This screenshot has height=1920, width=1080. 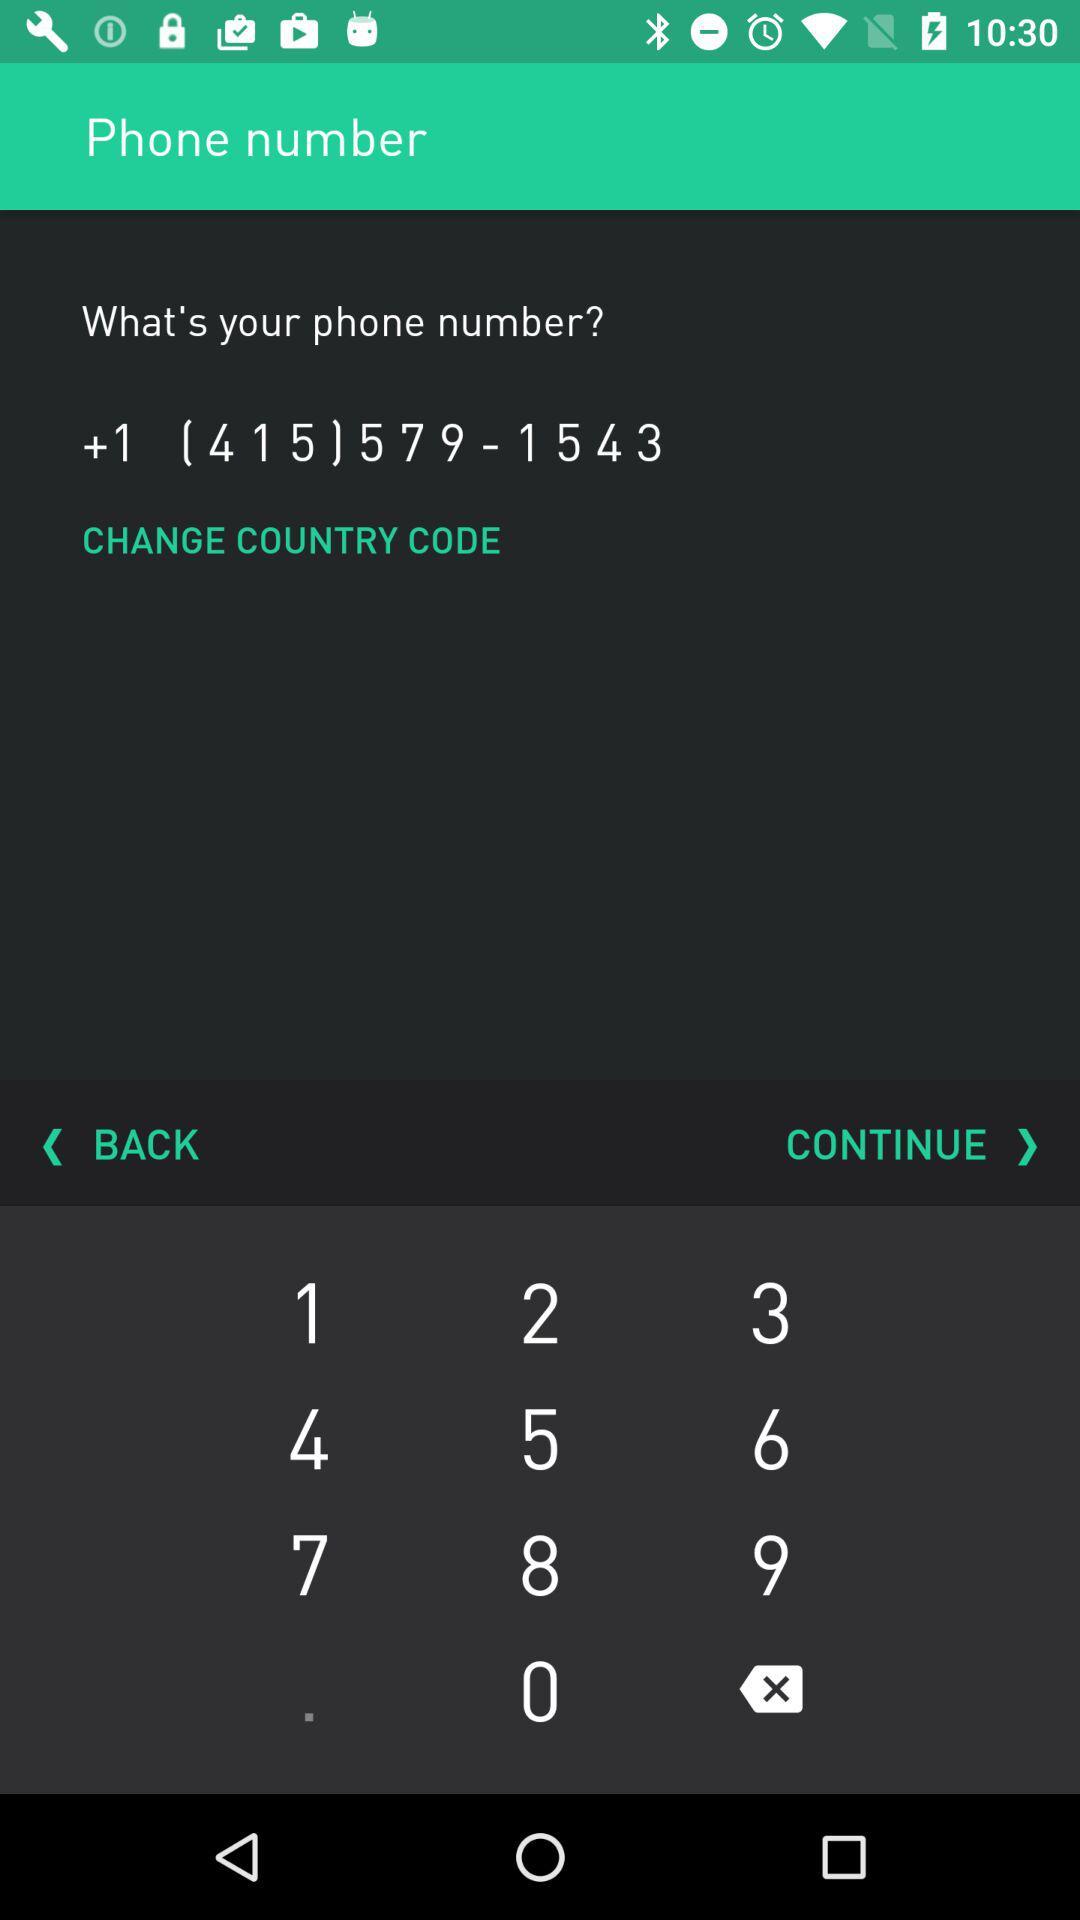 I want to click on 7, so click(x=309, y=1562).